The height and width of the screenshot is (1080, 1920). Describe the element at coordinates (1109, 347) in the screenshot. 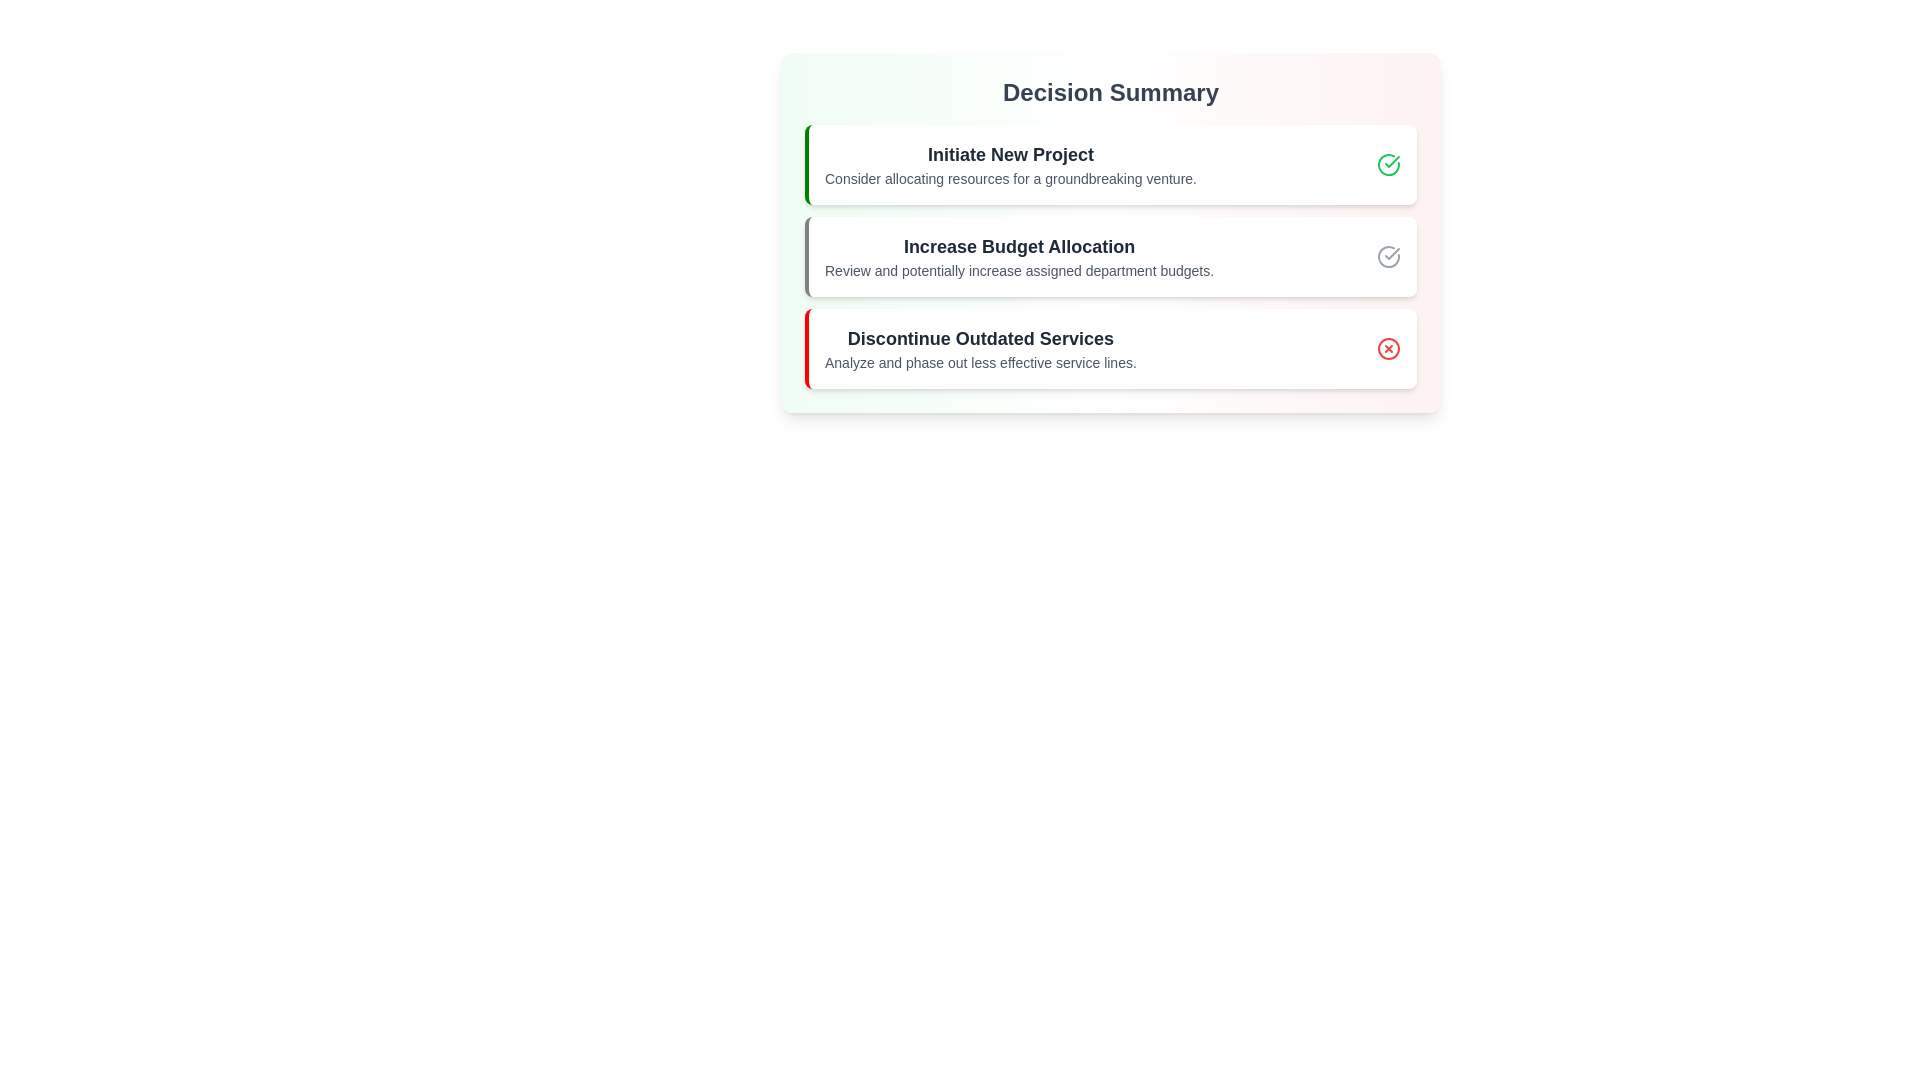

I see `the section Discontinue Outdated Services to emphasize its importance` at that location.